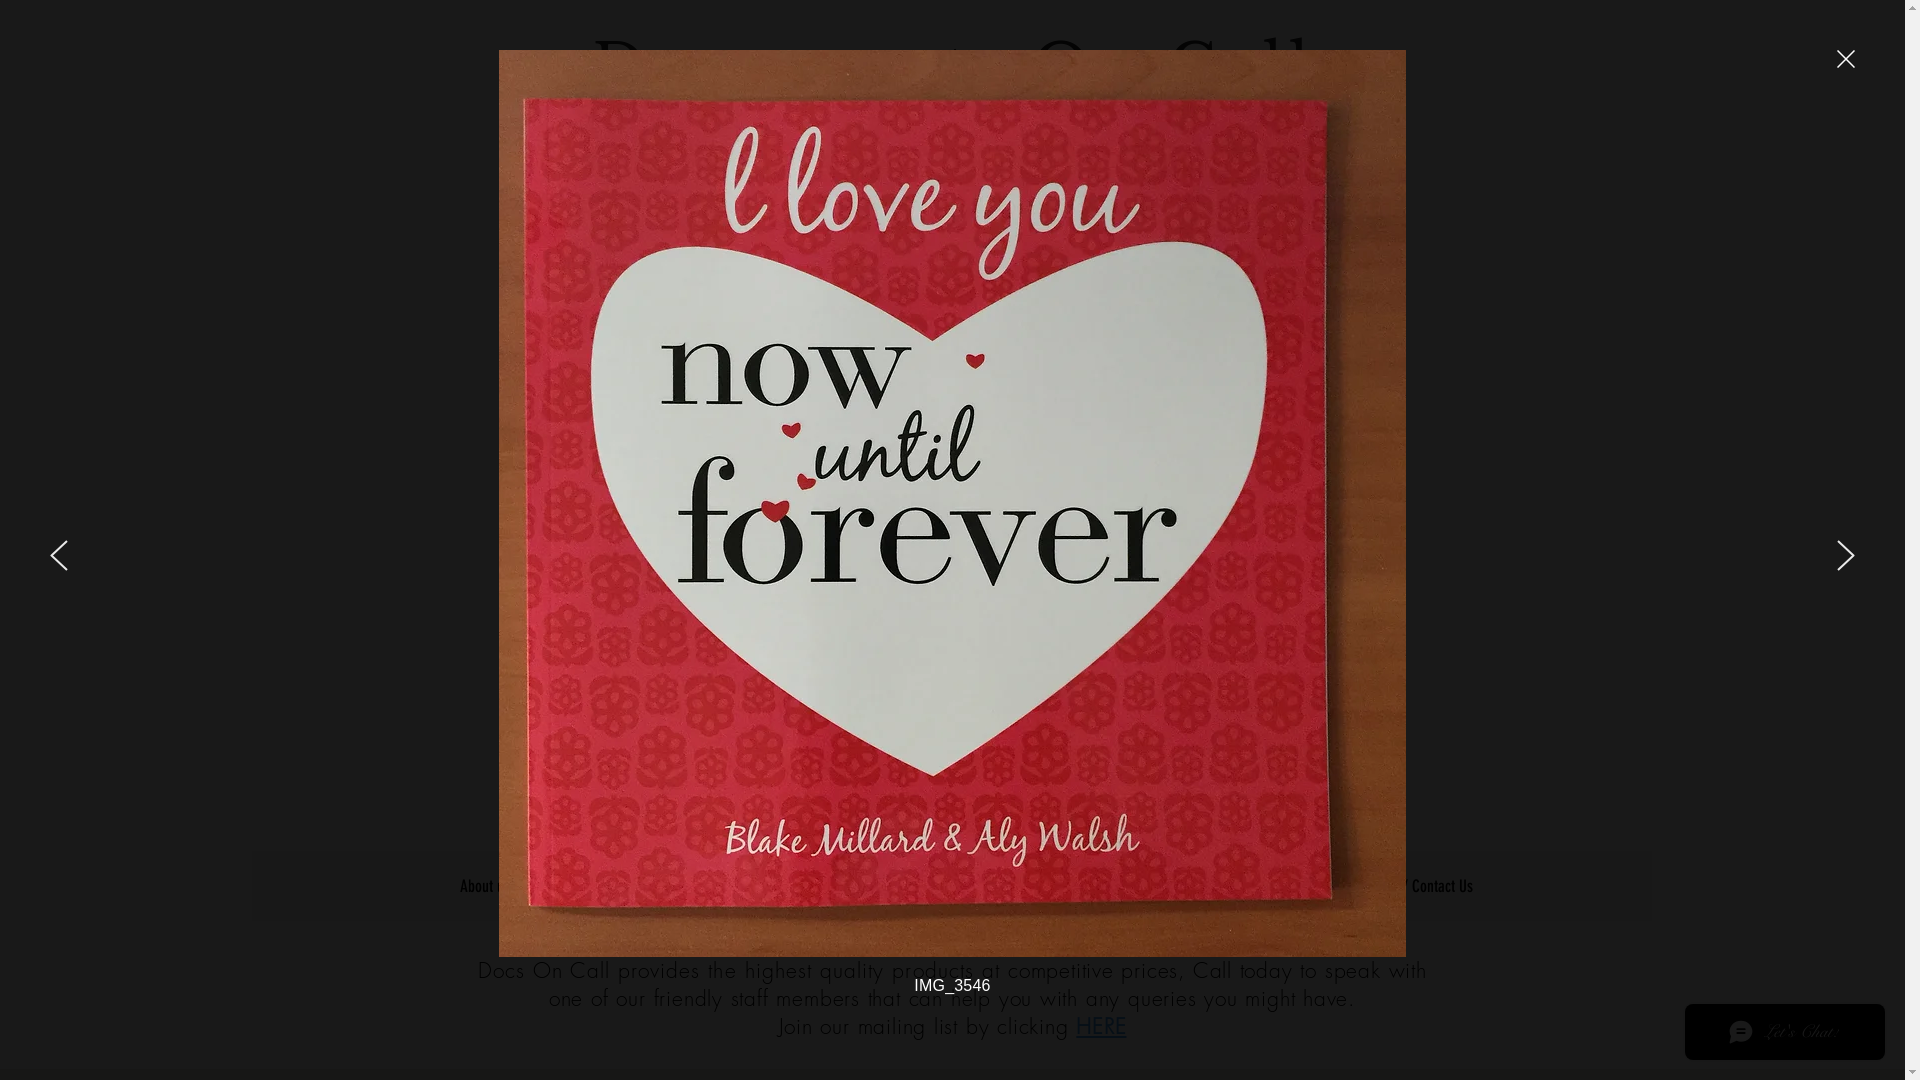  Describe the element at coordinates (1122, 164) in the screenshot. I see `'(03) 9687 7555'` at that location.